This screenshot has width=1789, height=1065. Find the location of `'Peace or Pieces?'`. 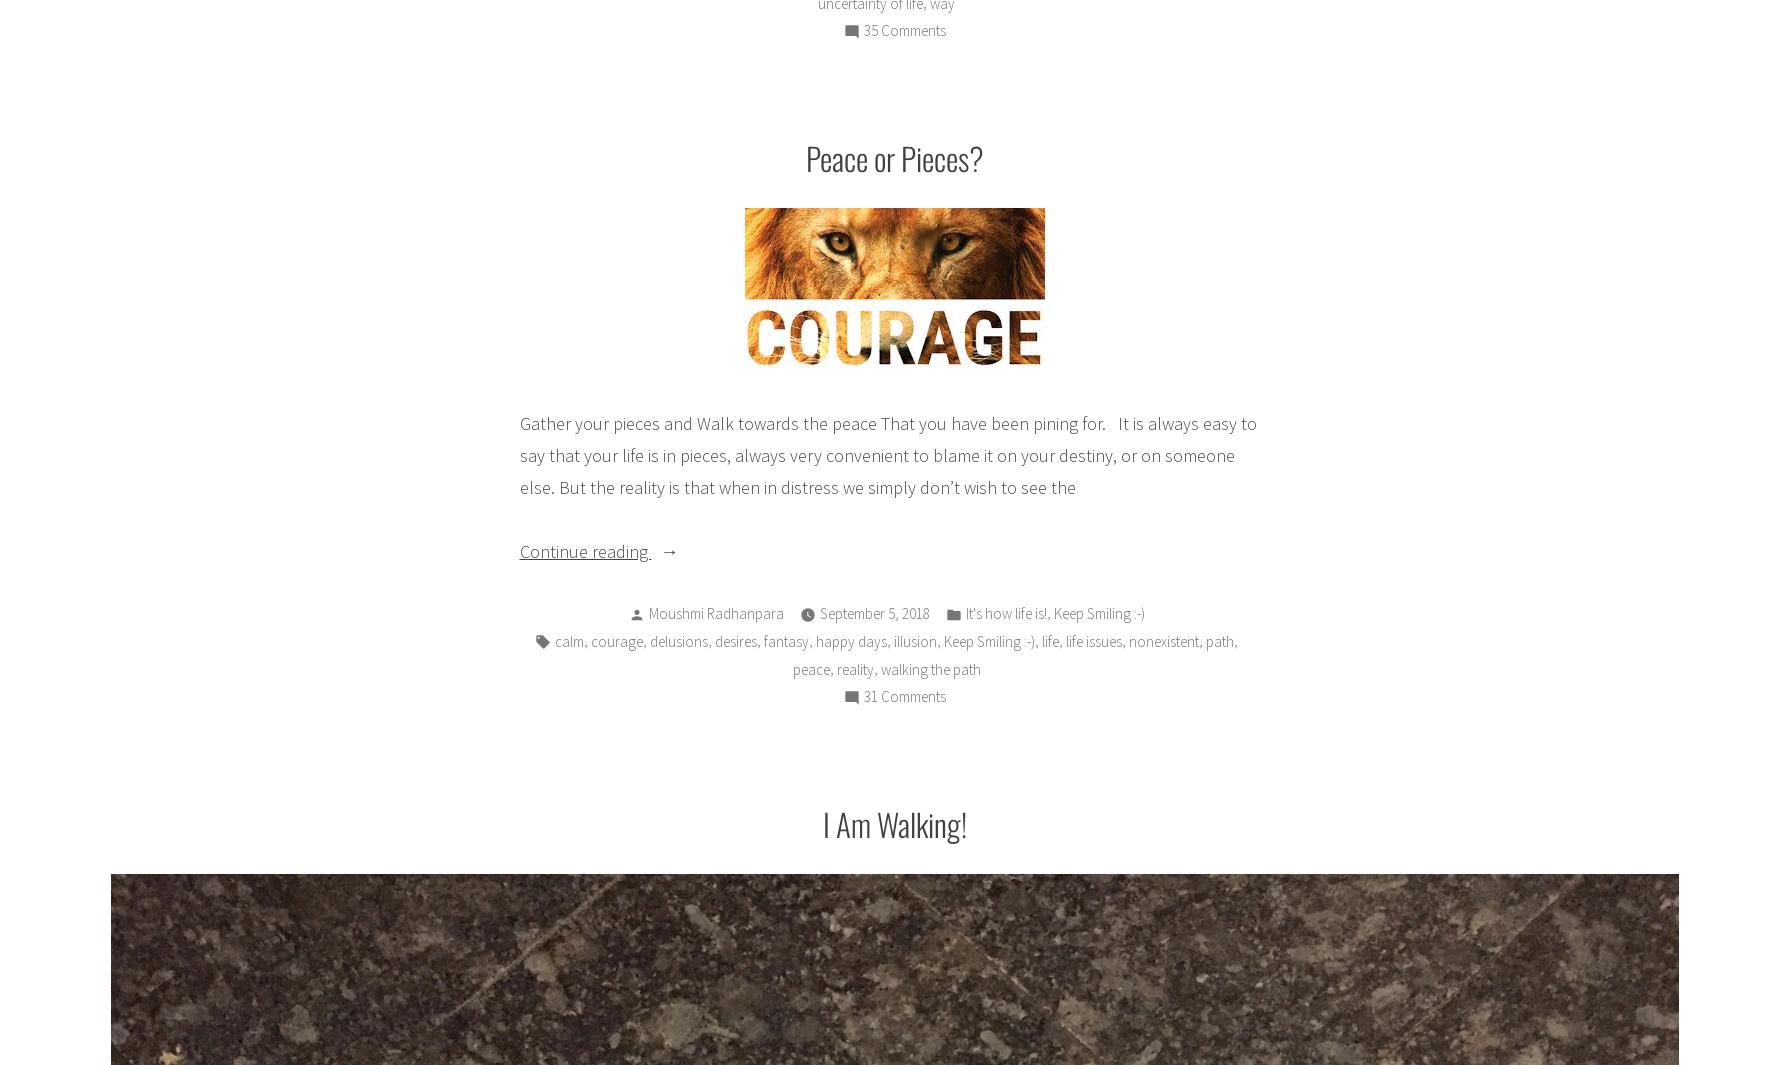

'Peace or Pieces?' is located at coordinates (893, 157).